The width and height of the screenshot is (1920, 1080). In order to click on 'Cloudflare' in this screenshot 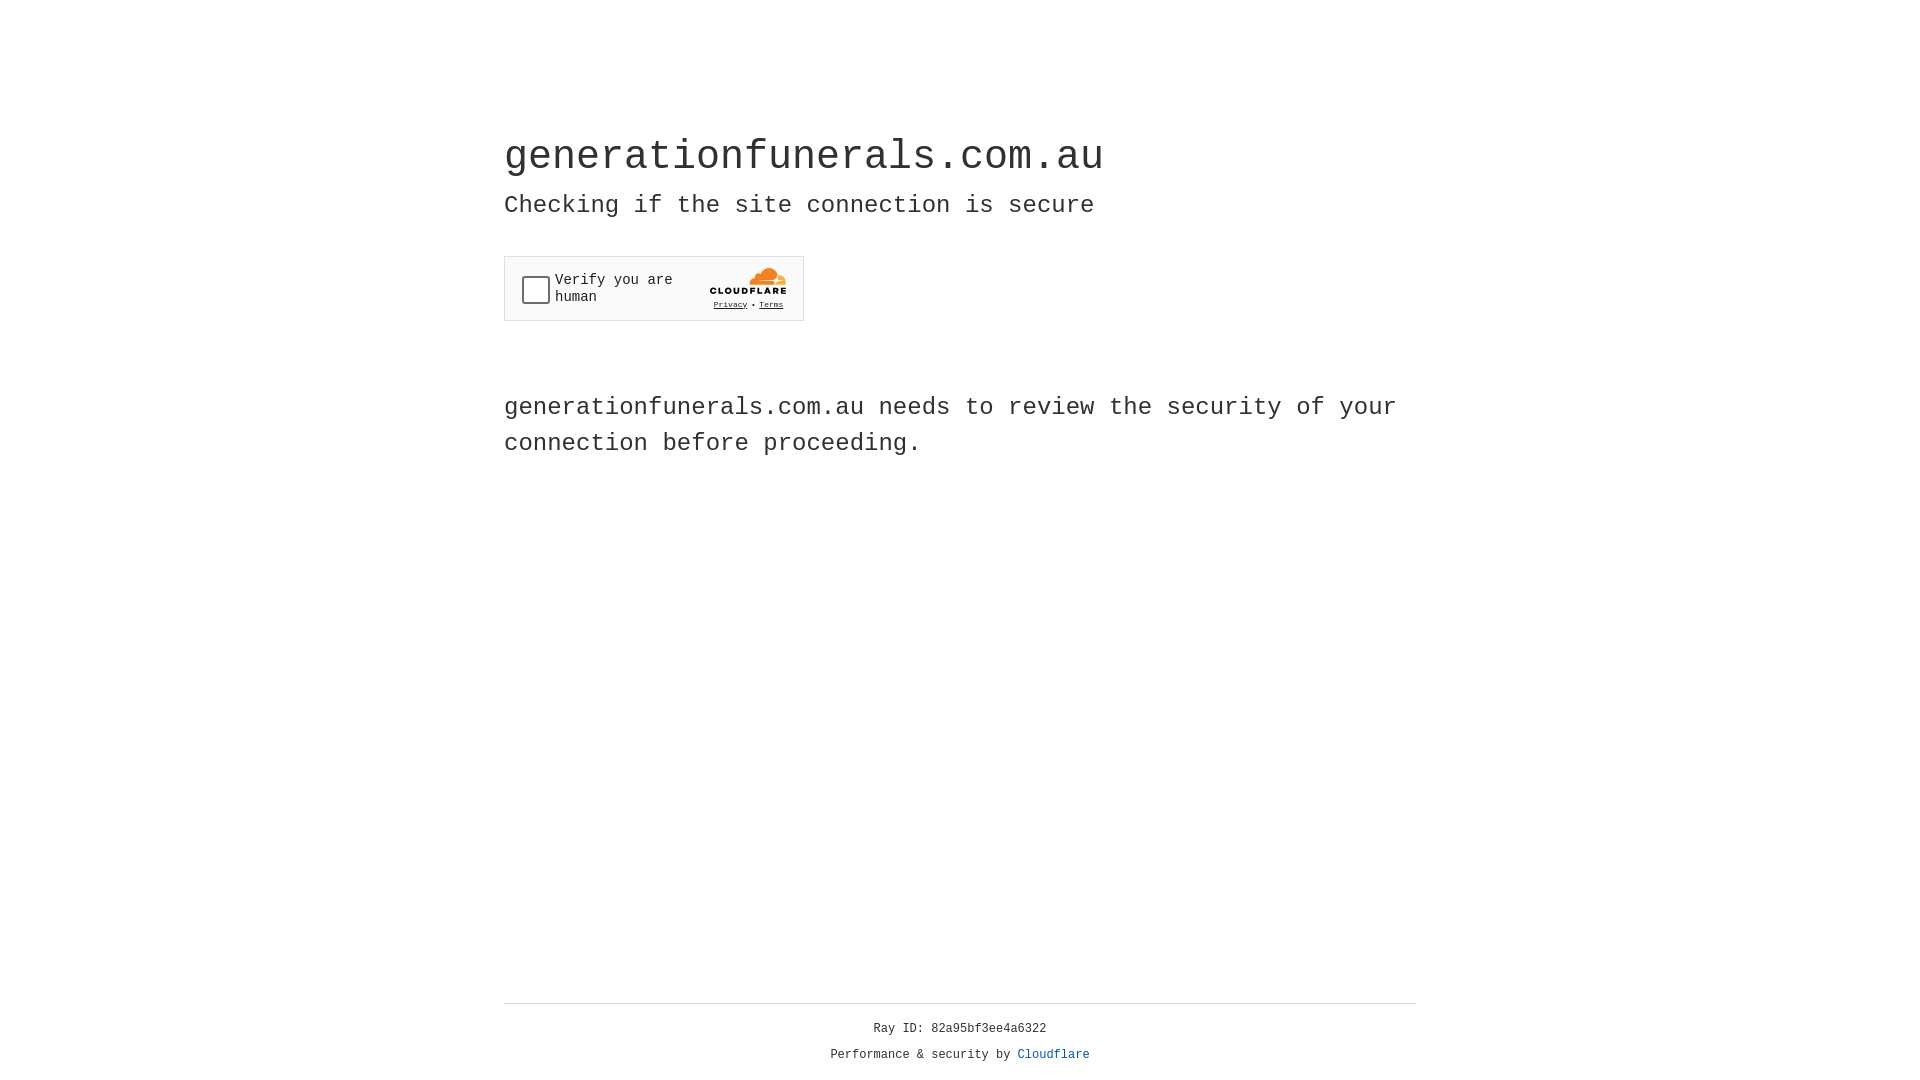, I will do `click(1053, 1054)`.